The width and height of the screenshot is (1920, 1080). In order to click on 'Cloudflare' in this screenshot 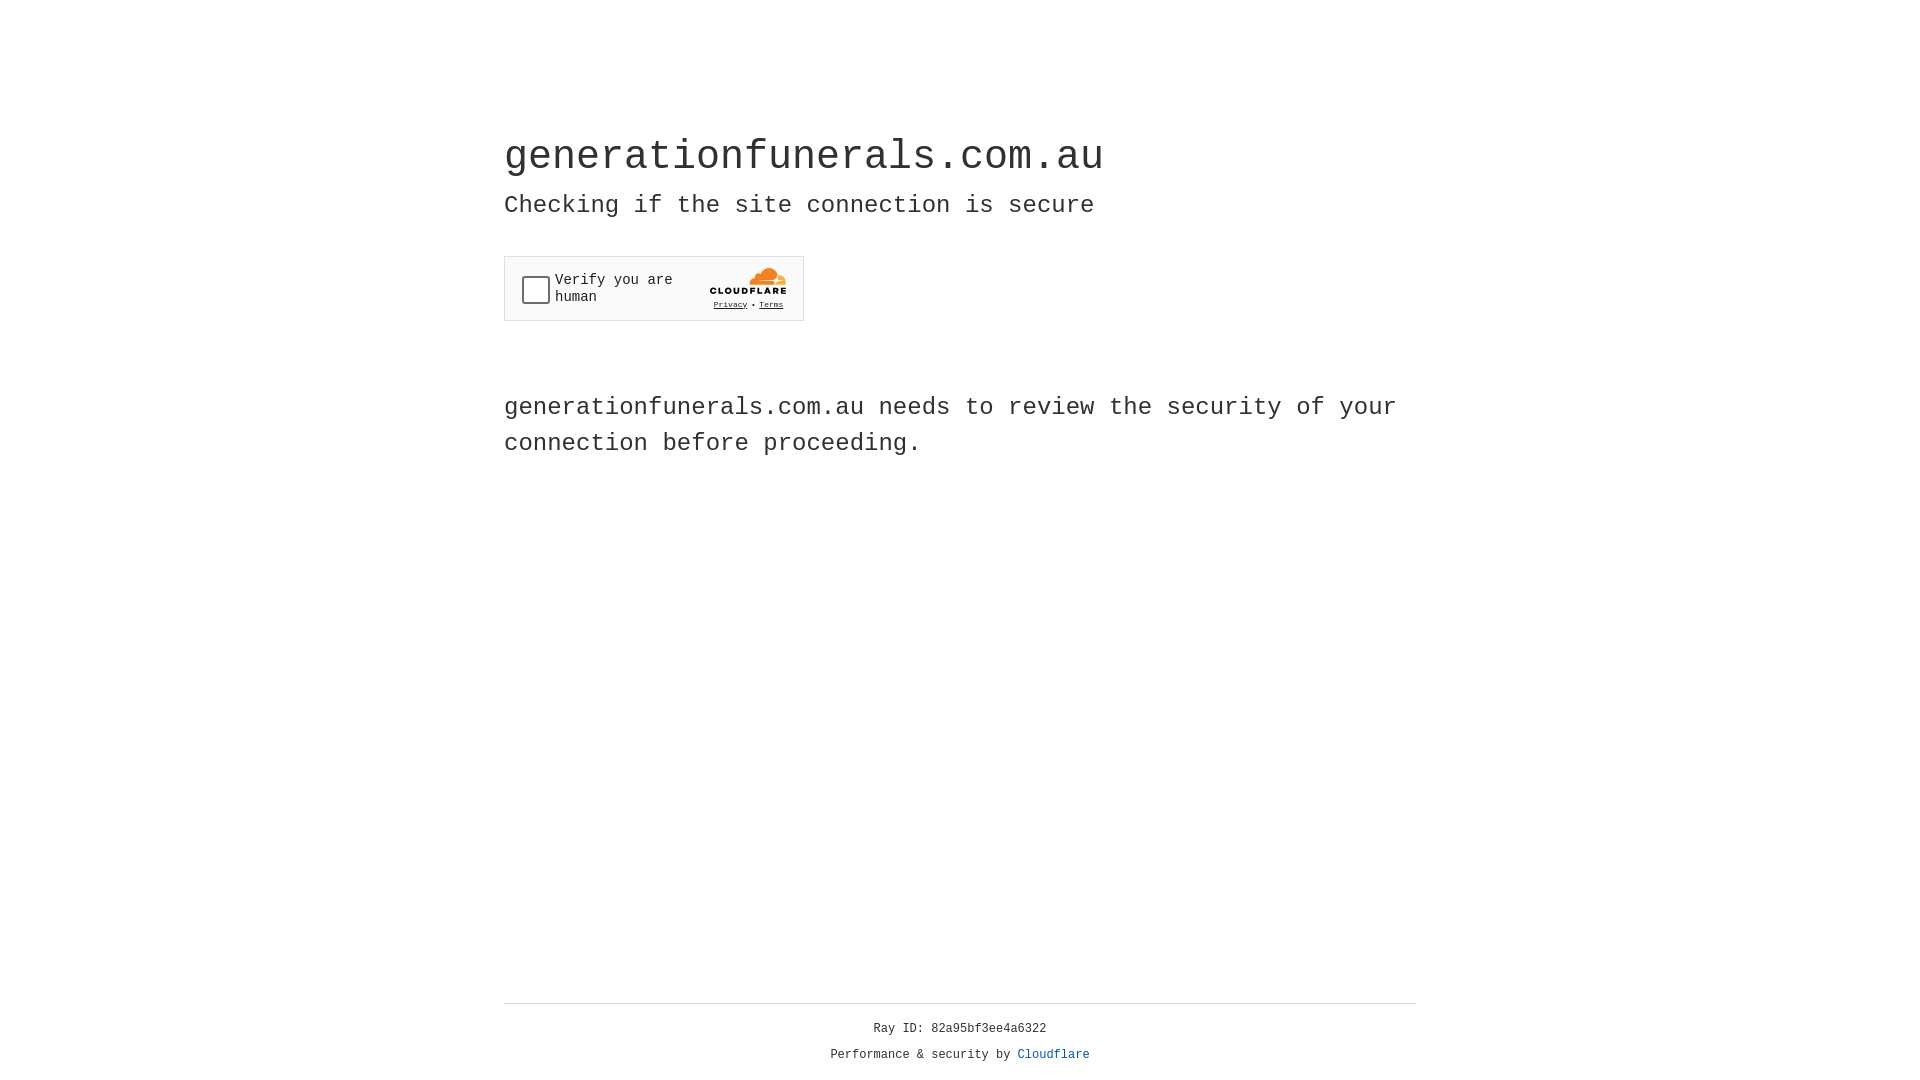, I will do `click(1053, 1054)`.